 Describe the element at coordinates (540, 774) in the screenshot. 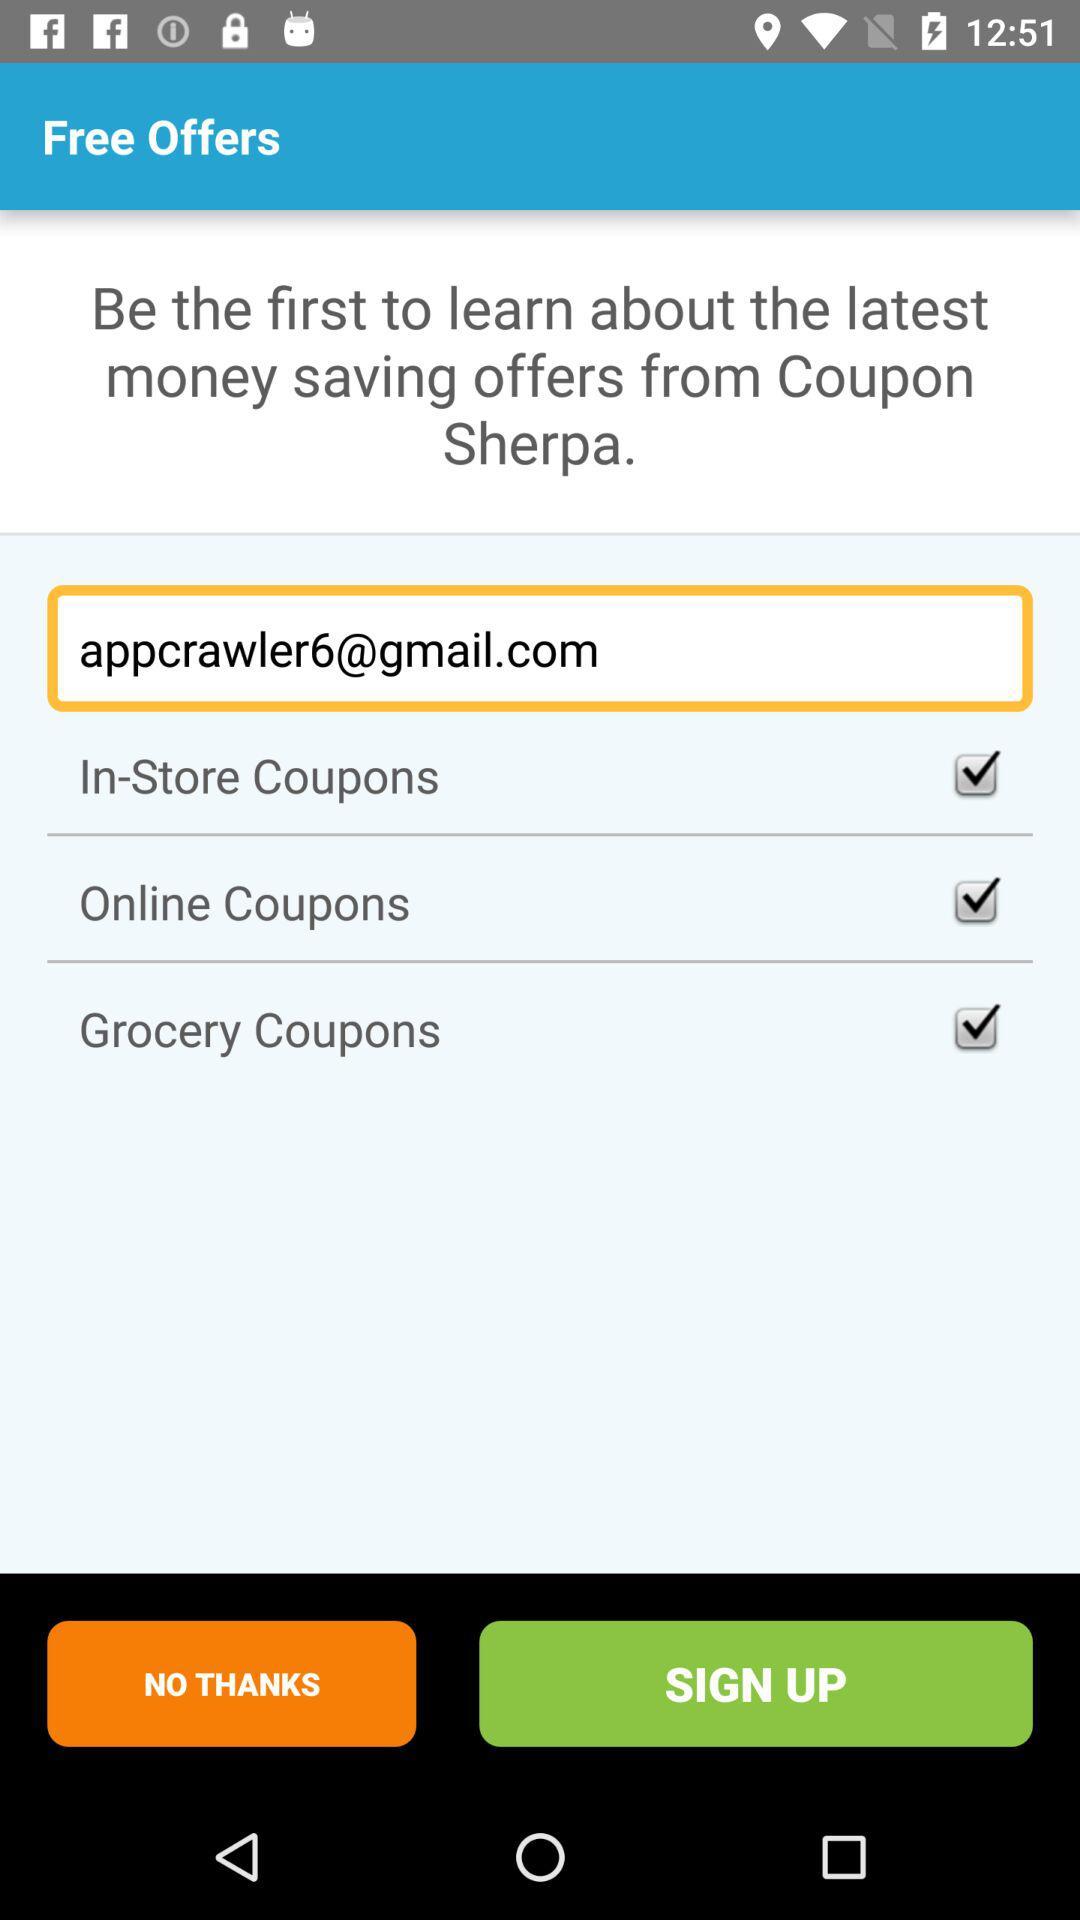

I see `the icon below the appcrawler6@gmail.com item` at that location.